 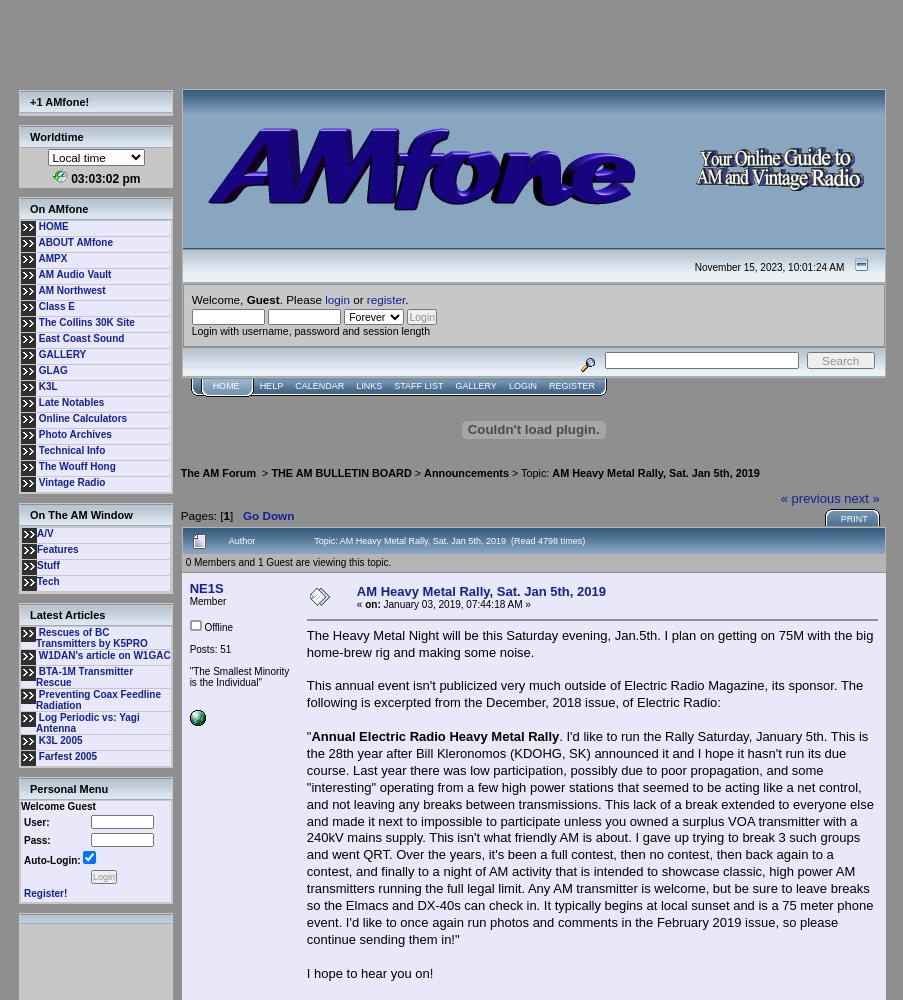 What do you see at coordinates (261, 299) in the screenshot?
I see `'Guest'` at bounding box center [261, 299].